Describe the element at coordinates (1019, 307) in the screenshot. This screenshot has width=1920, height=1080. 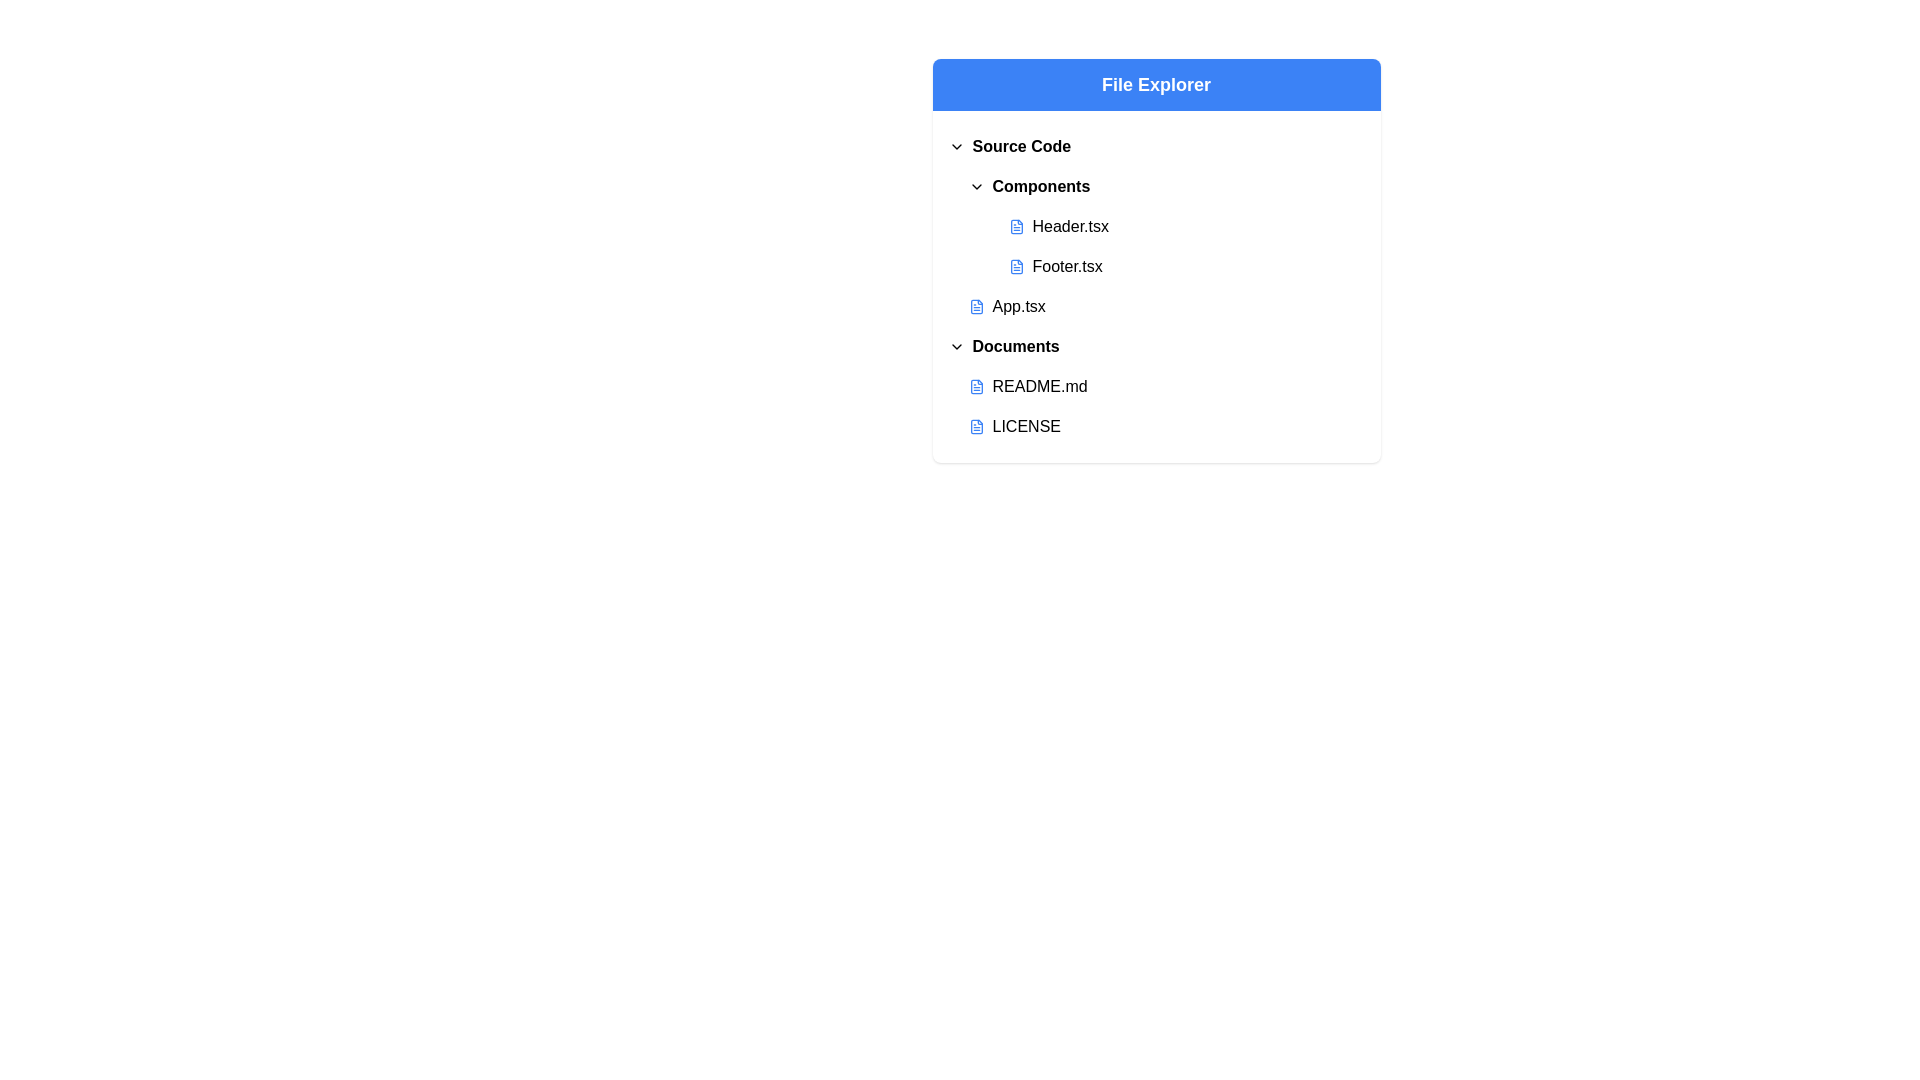
I see `the text label displaying 'App.tsx' in black font, which is the third item in the 'Source Code > Components' section of the file explorer` at that location.